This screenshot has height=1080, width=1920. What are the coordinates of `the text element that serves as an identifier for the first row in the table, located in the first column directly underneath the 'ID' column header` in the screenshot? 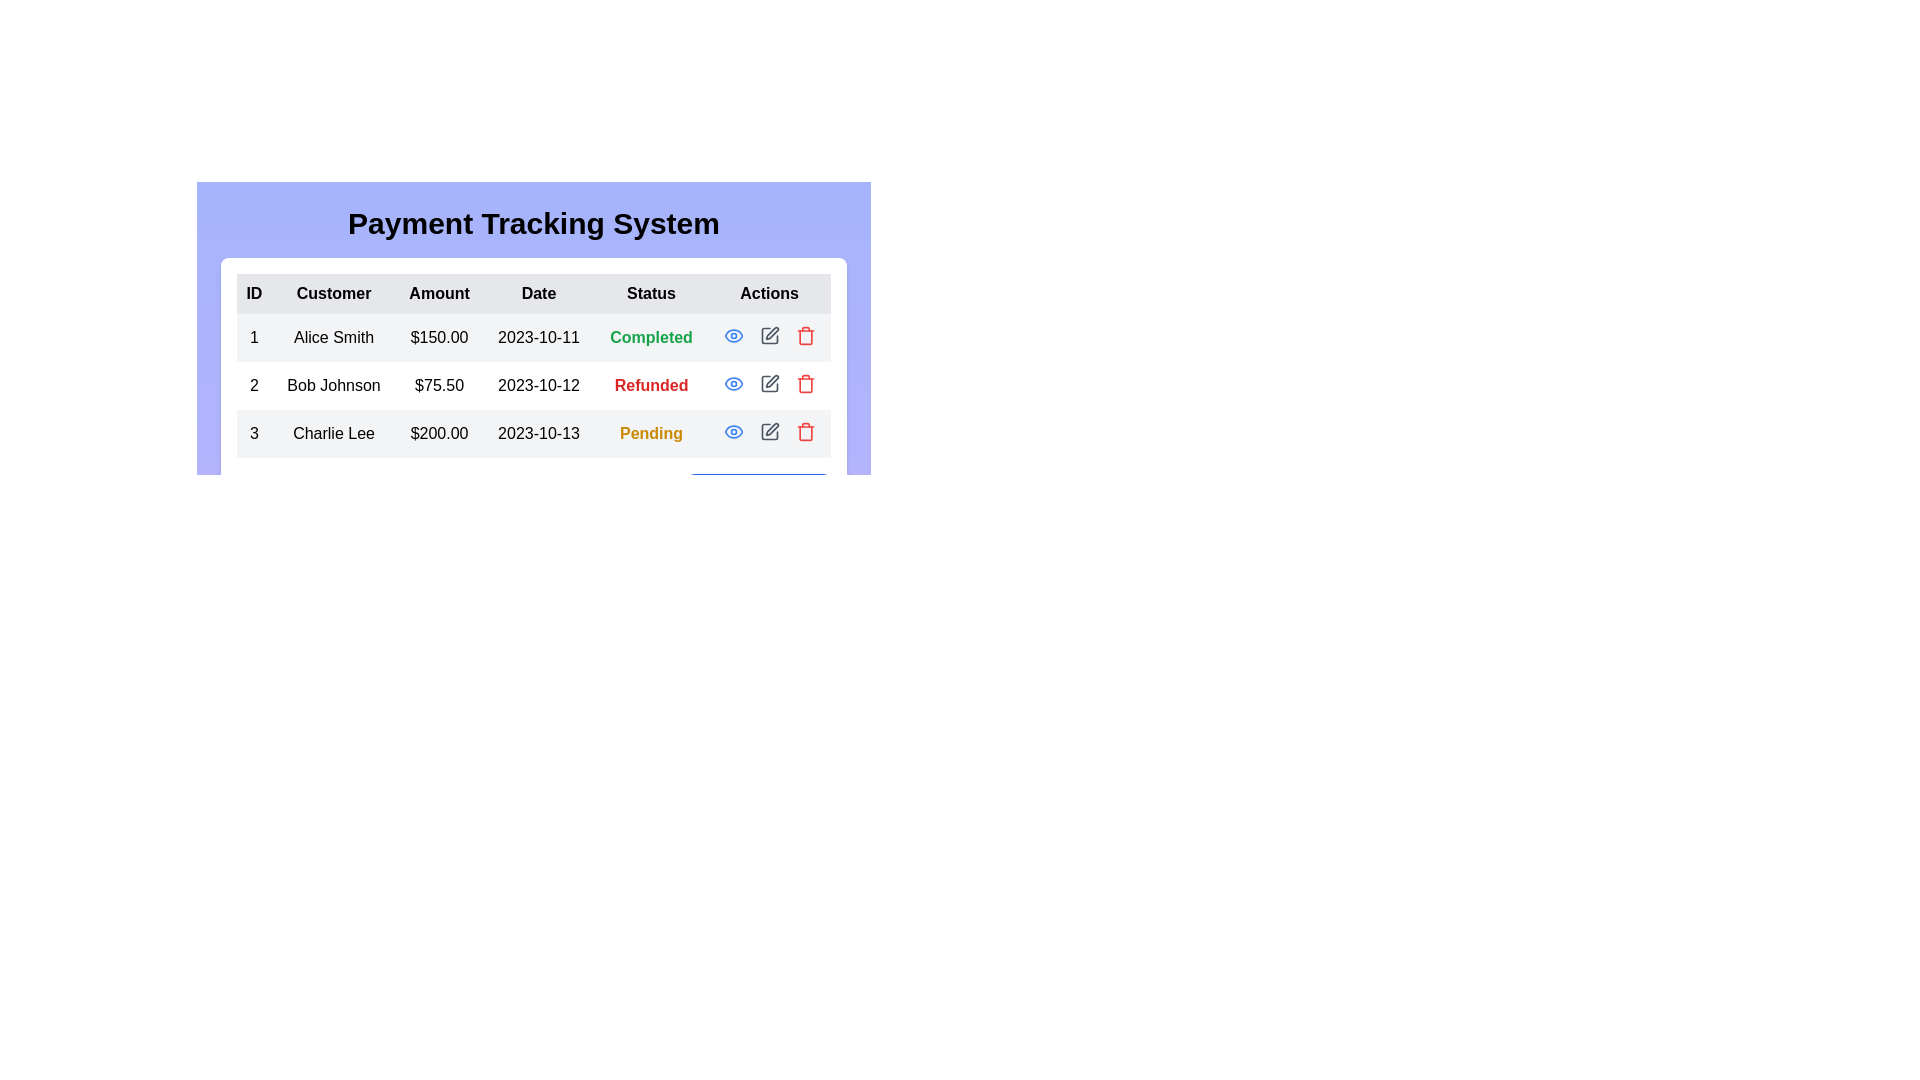 It's located at (253, 337).